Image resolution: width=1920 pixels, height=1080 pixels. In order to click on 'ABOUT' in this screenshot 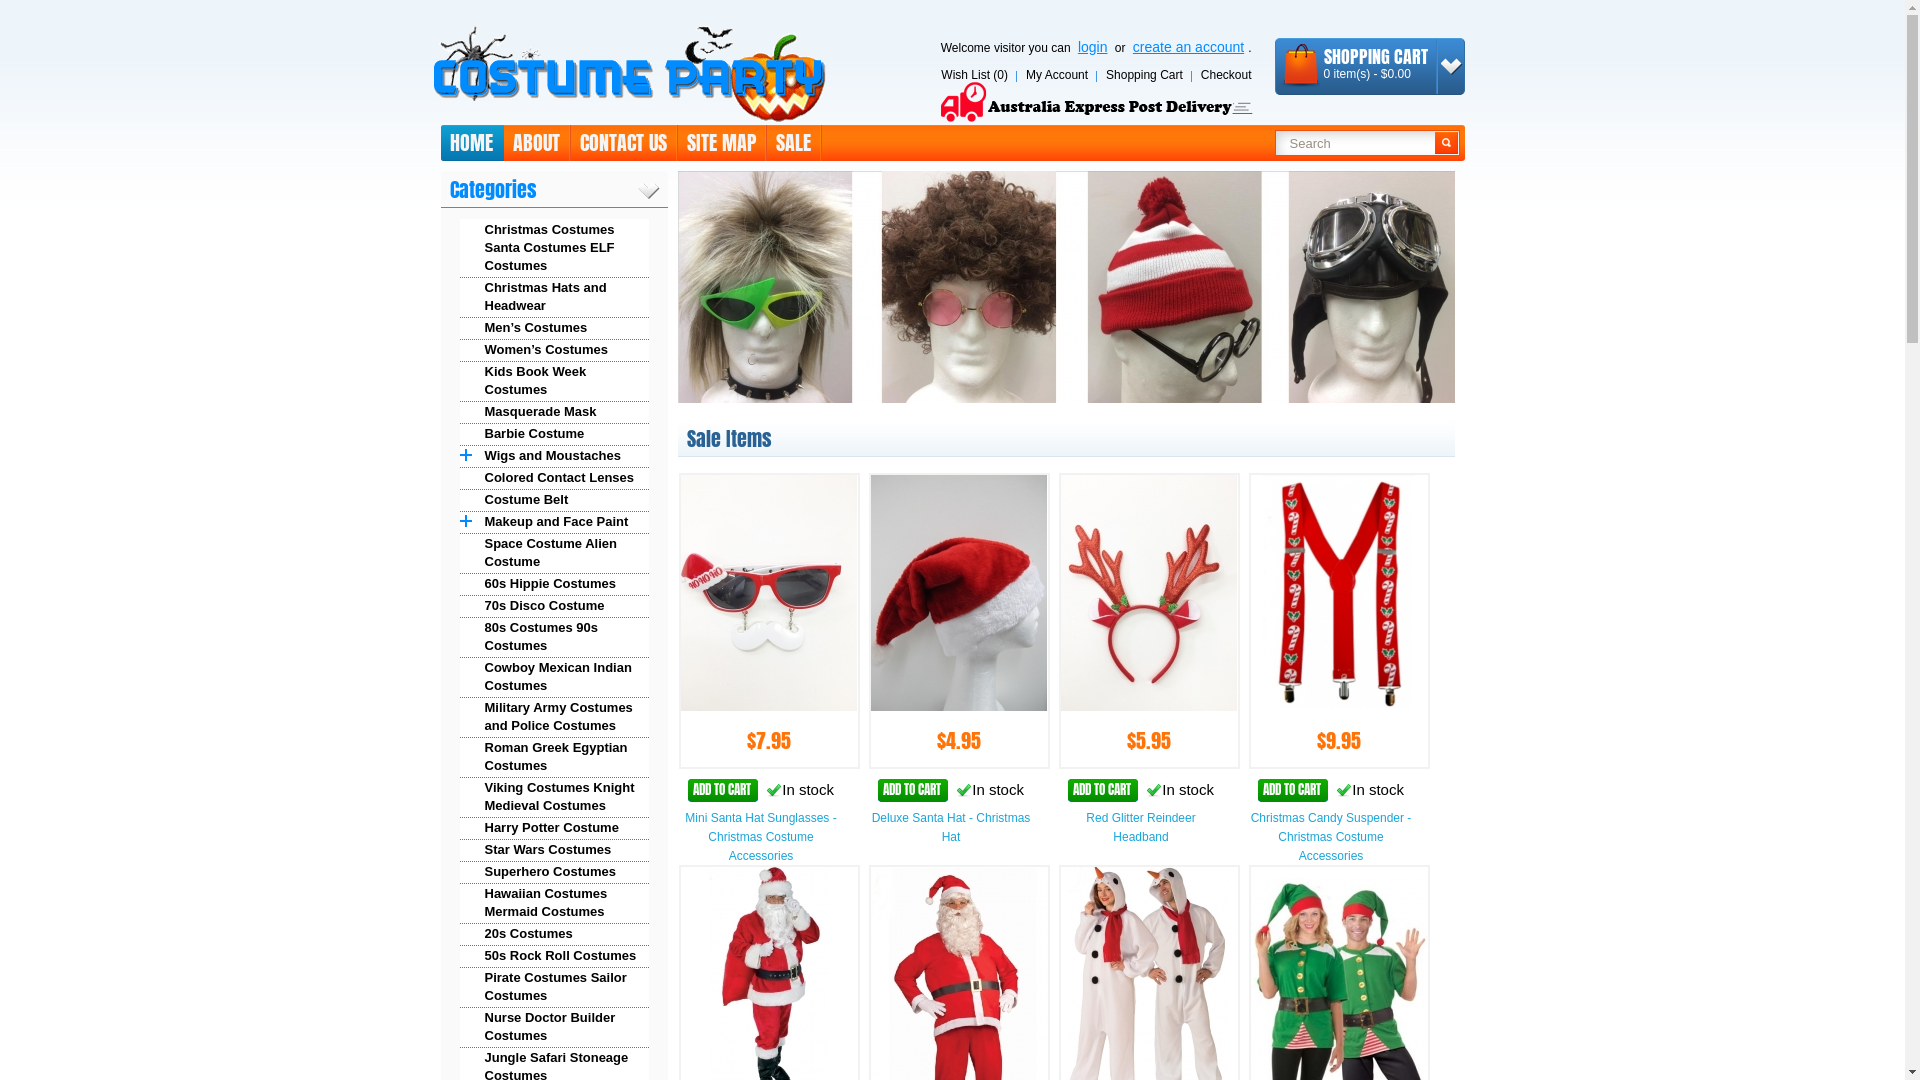, I will do `click(537, 141)`.